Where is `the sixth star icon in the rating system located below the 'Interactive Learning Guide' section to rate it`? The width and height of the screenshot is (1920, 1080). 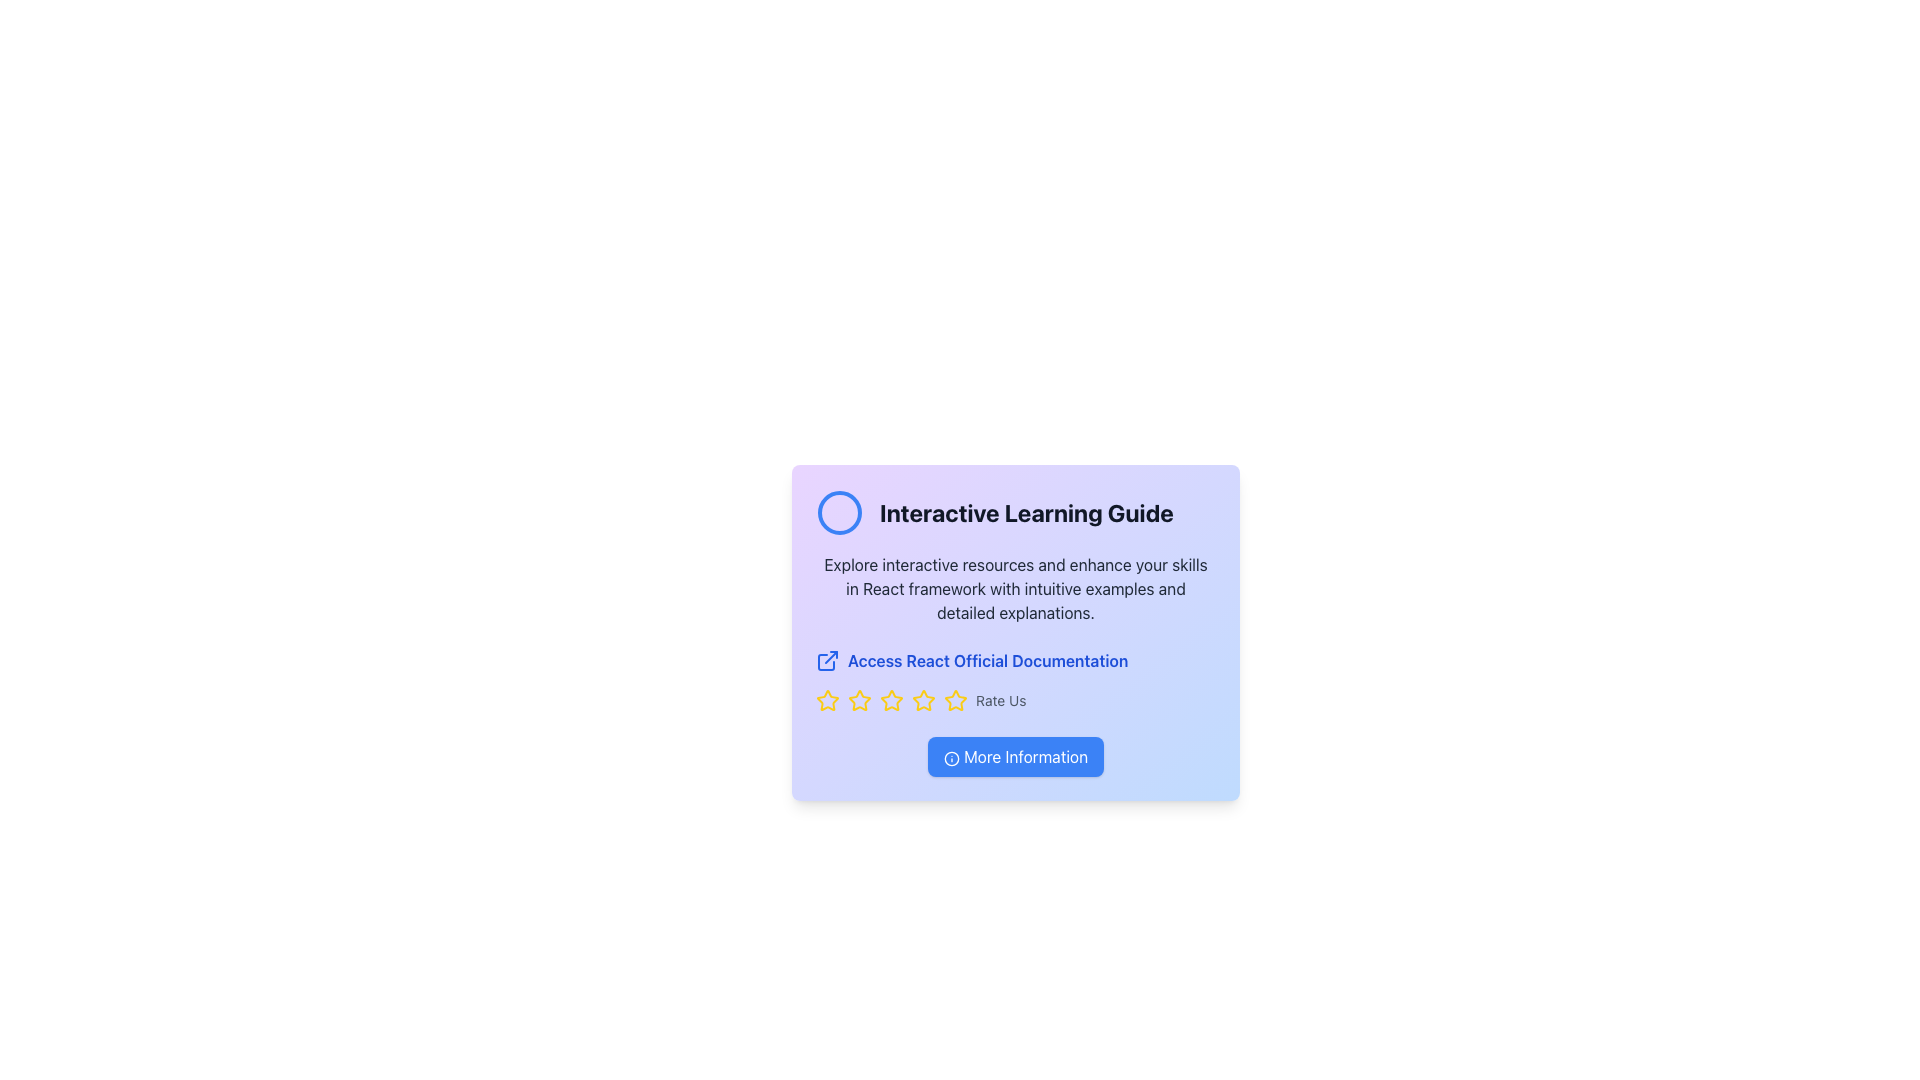
the sixth star icon in the rating system located below the 'Interactive Learning Guide' section to rate it is located at coordinates (923, 700).